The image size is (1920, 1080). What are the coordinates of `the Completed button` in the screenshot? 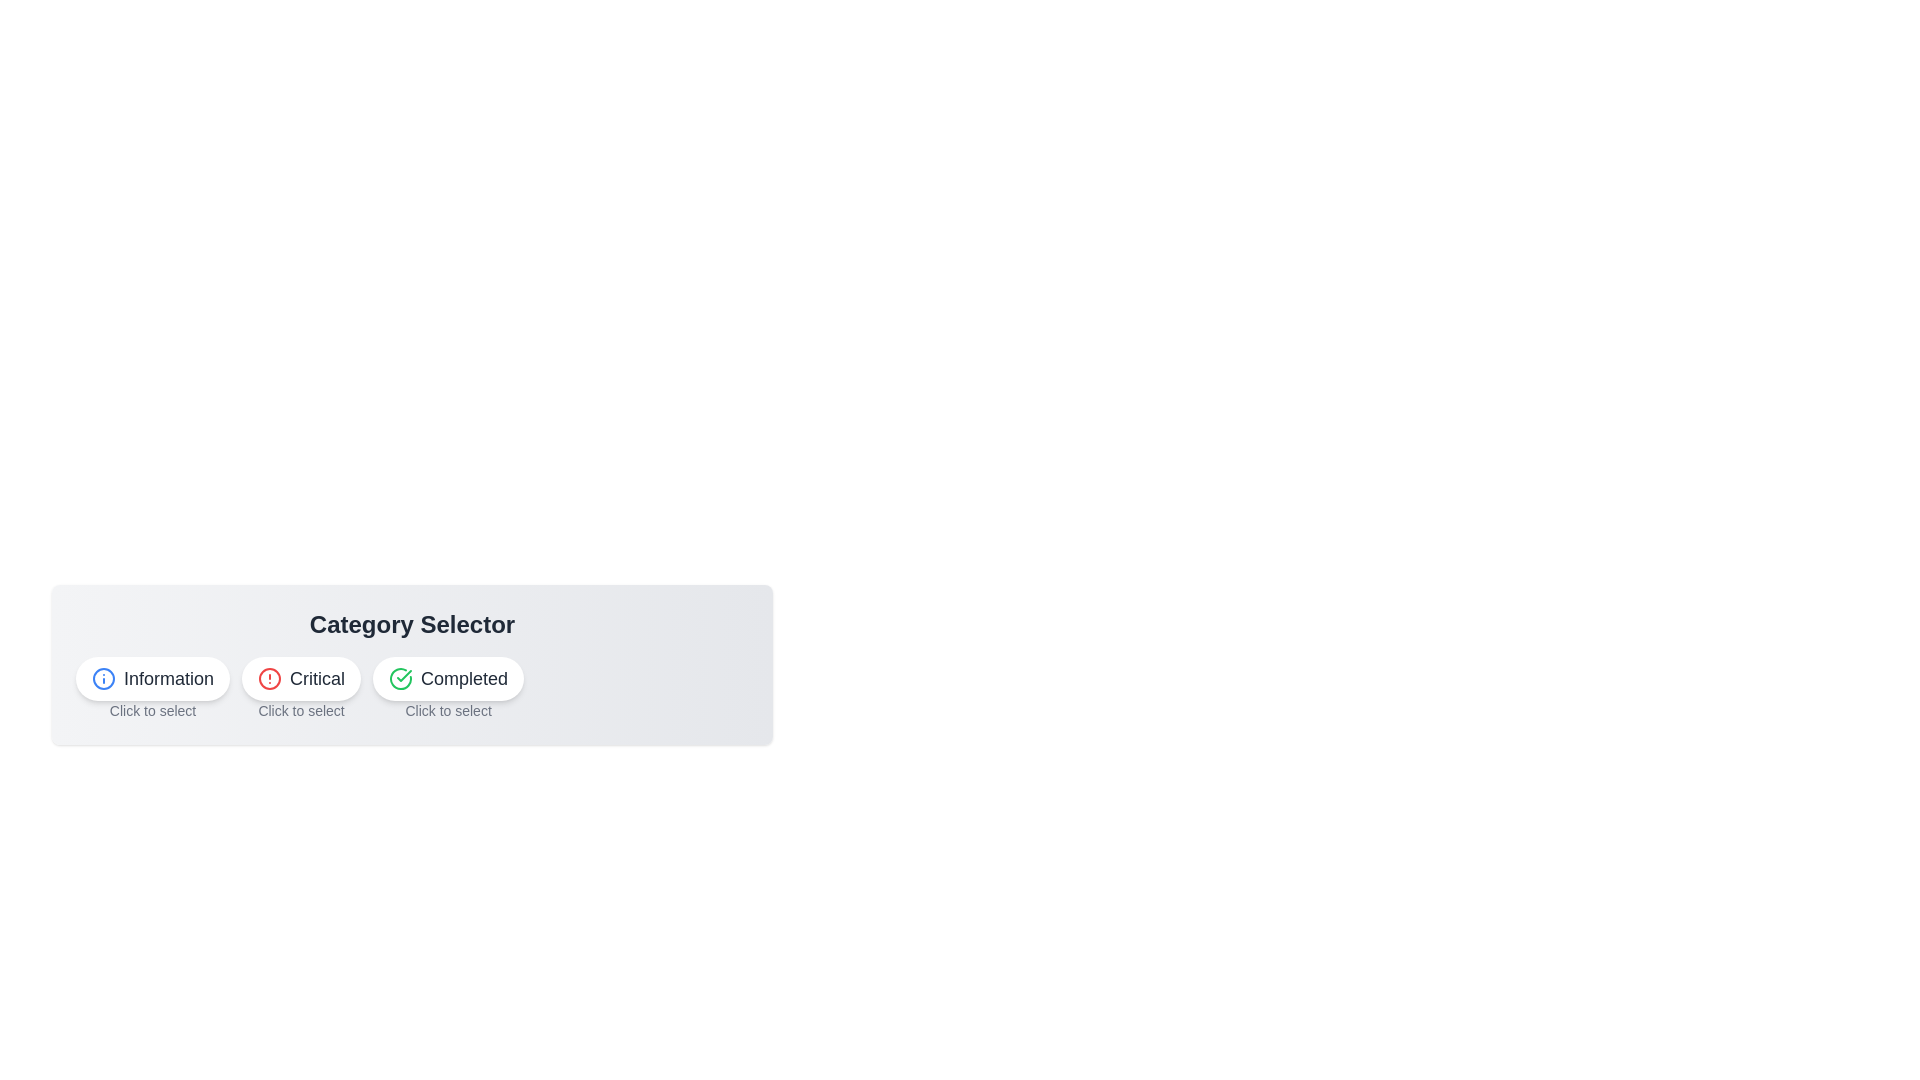 It's located at (446, 677).